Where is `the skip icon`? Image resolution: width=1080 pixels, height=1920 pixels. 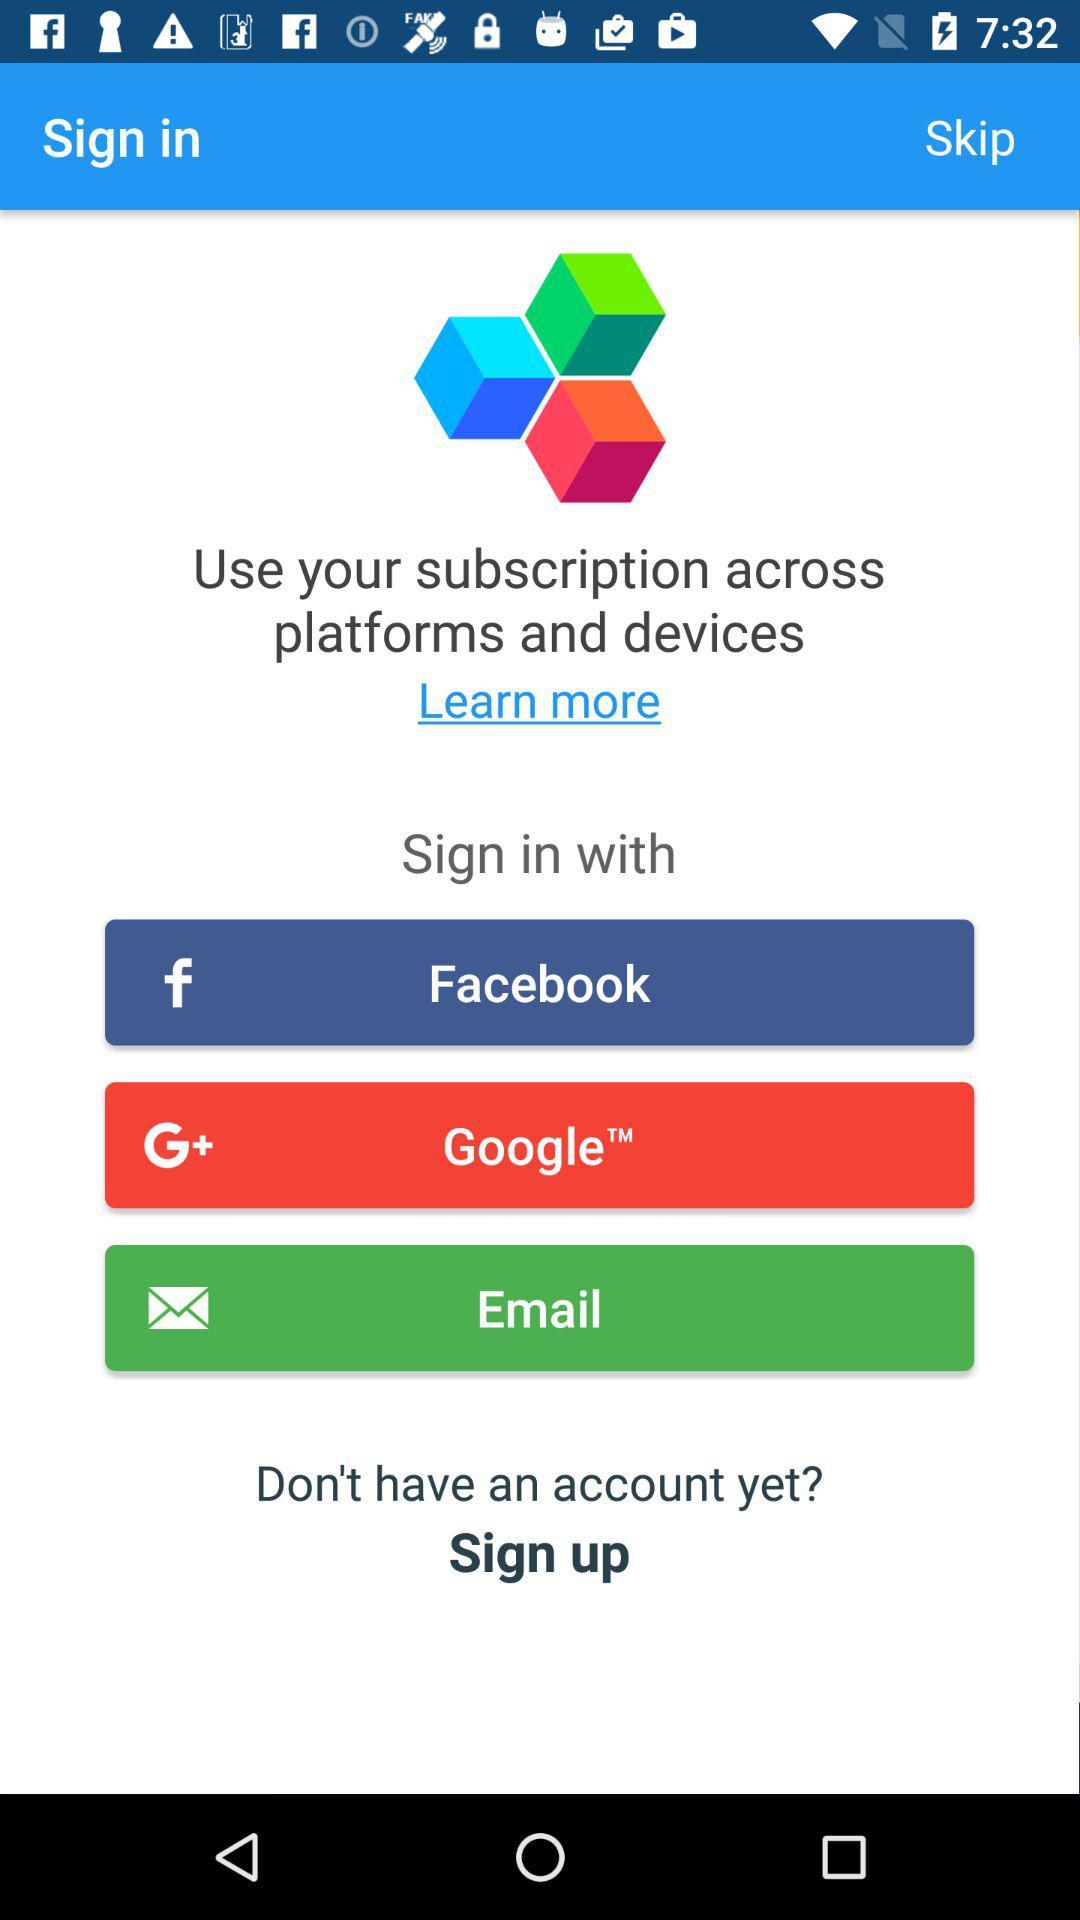 the skip icon is located at coordinates (969, 135).